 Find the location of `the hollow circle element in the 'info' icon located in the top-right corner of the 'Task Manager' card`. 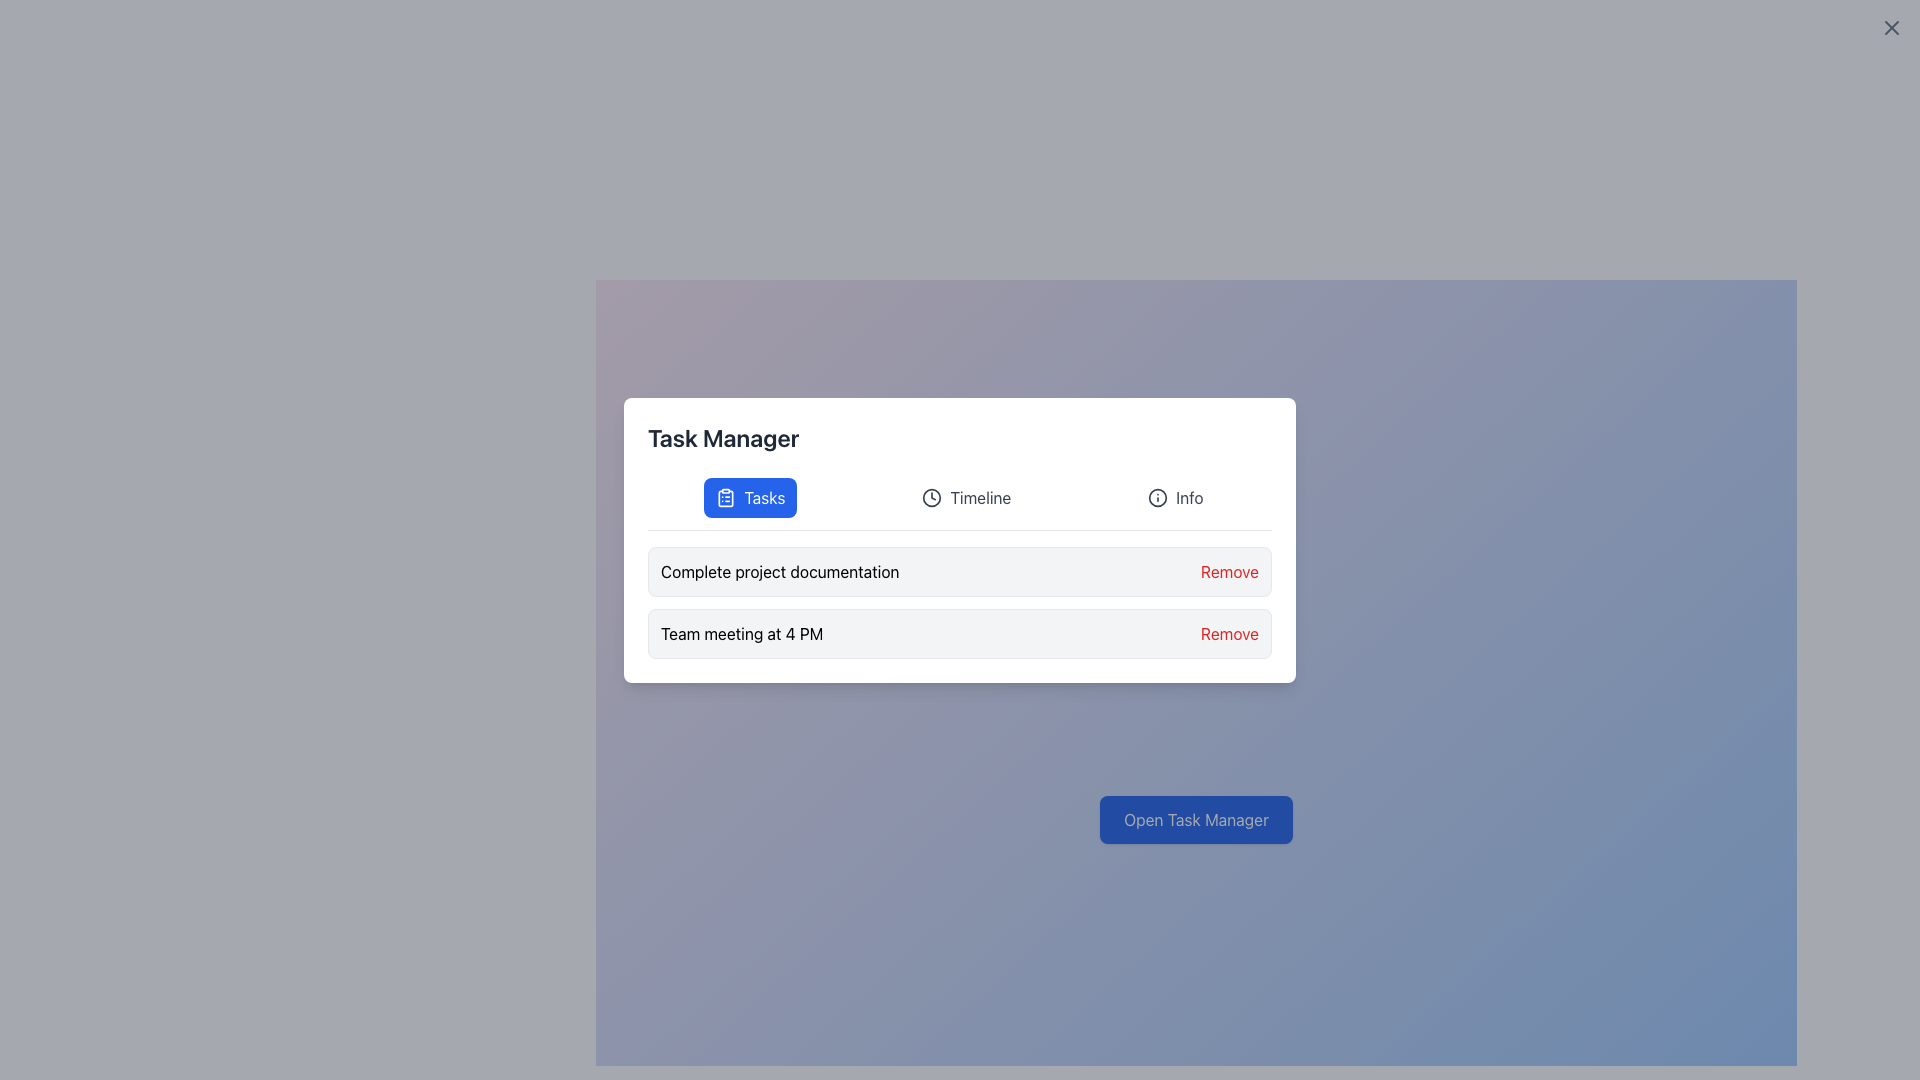

the hollow circle element in the 'info' icon located in the top-right corner of the 'Task Manager' card is located at coordinates (1158, 496).